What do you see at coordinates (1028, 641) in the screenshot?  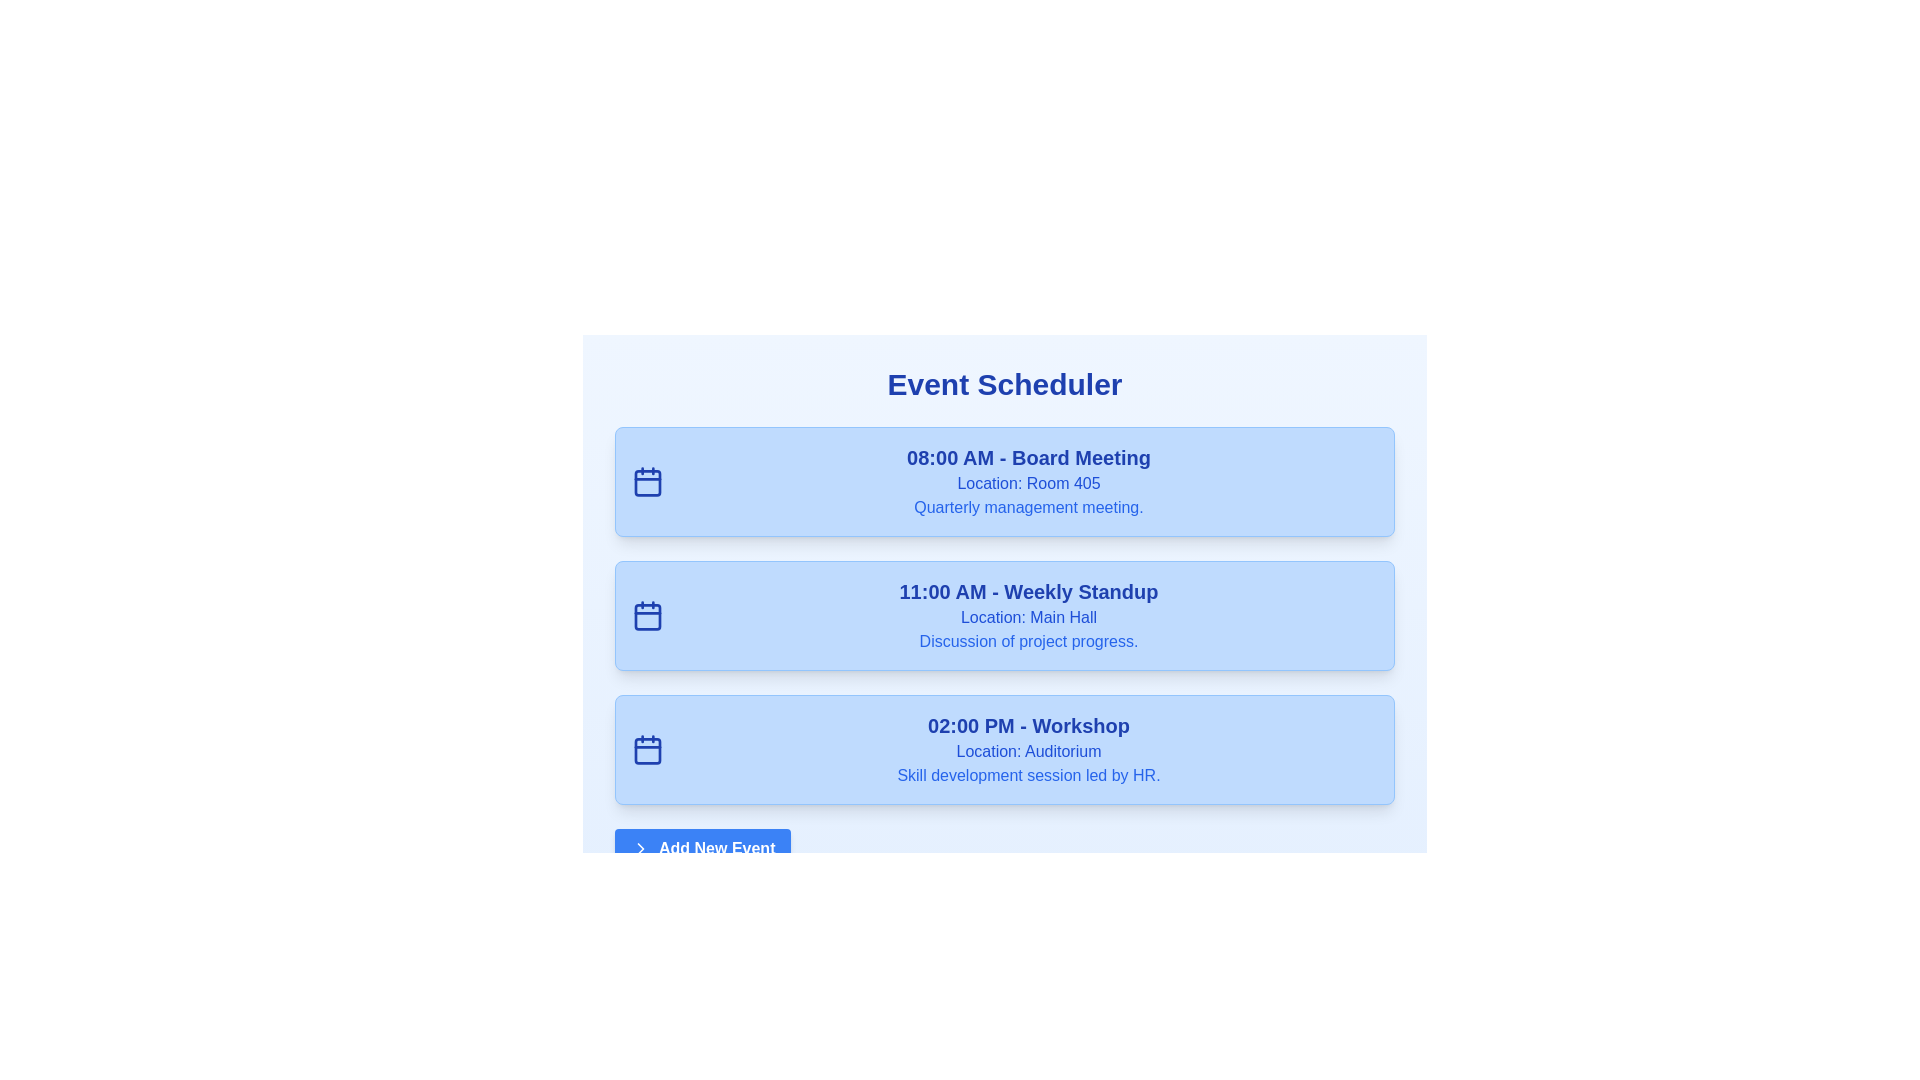 I see `the text fragment that says 'Discussion of project progress.' located underneath the '11:00 AM - Weekly Standup' heading in the scheduled event block` at bounding box center [1028, 641].